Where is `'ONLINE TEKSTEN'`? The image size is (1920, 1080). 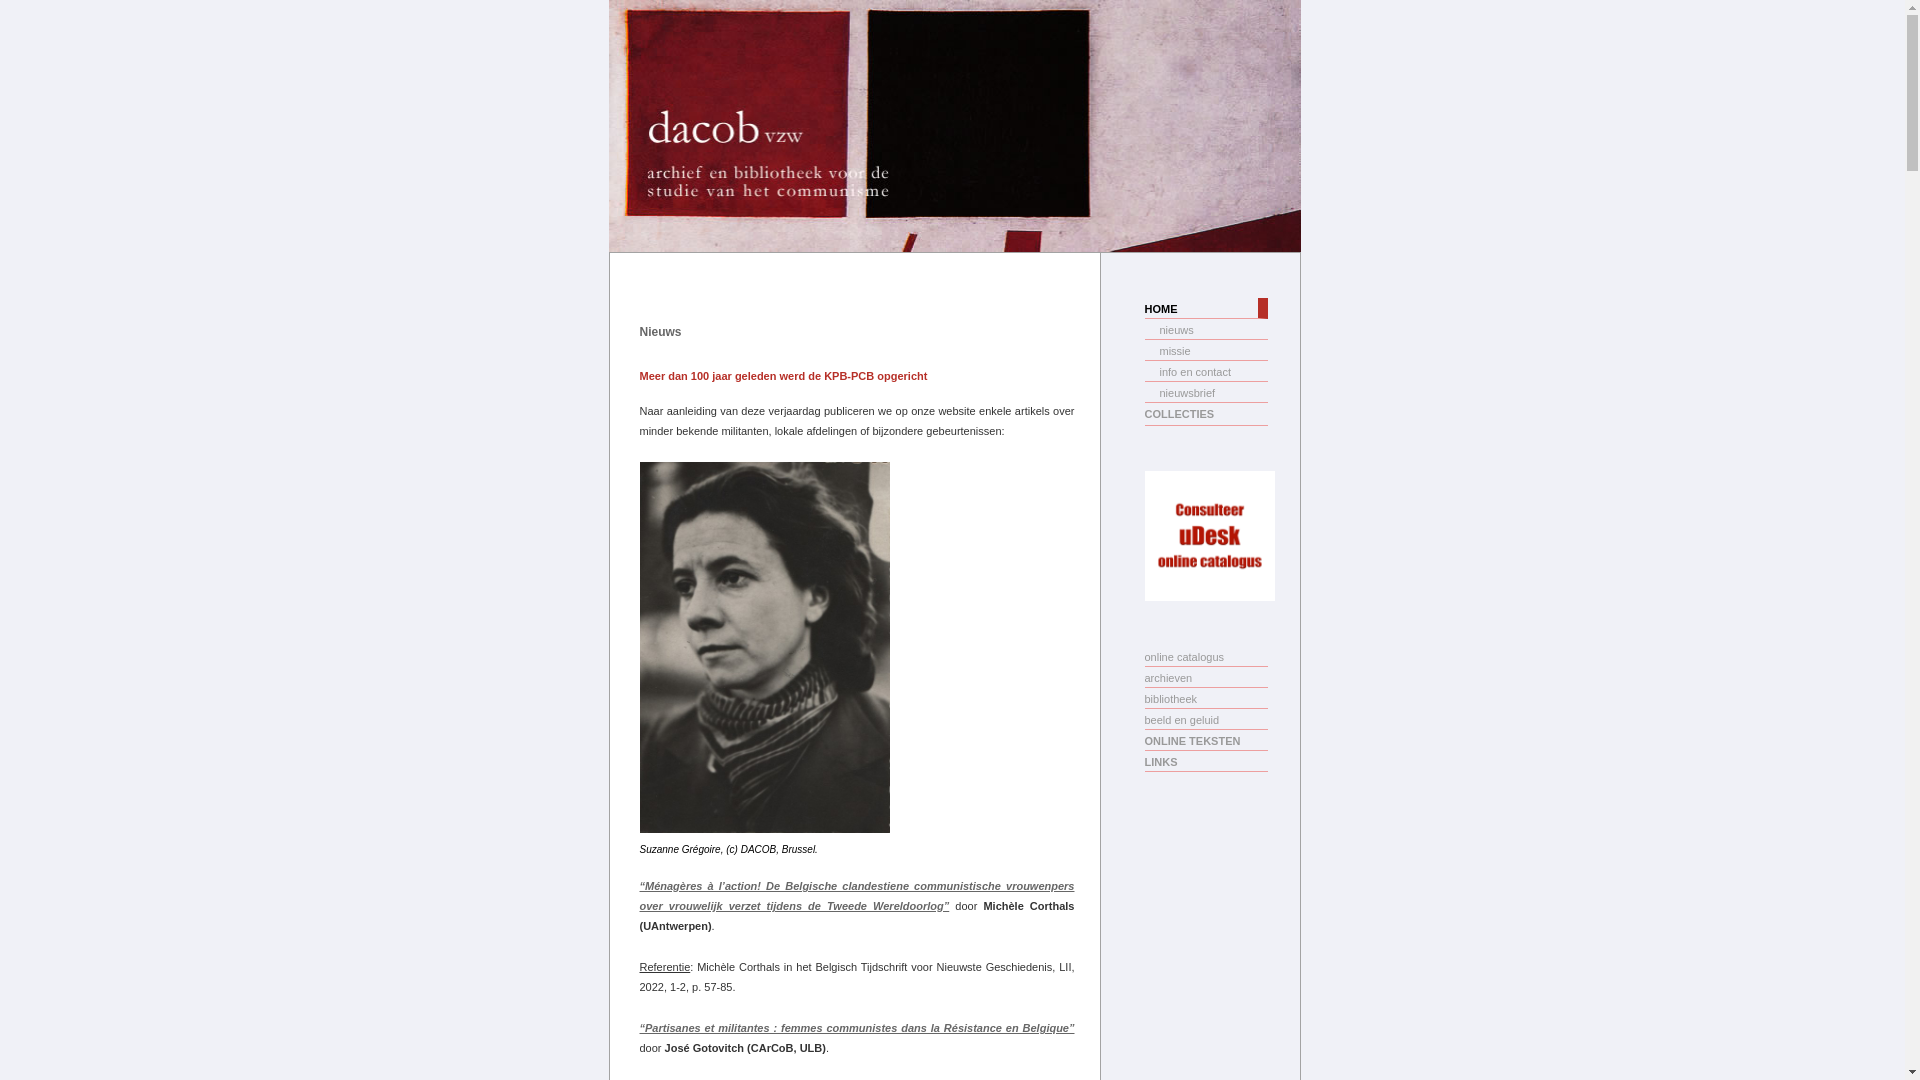 'ONLINE TEKSTEN' is located at coordinates (1204, 740).